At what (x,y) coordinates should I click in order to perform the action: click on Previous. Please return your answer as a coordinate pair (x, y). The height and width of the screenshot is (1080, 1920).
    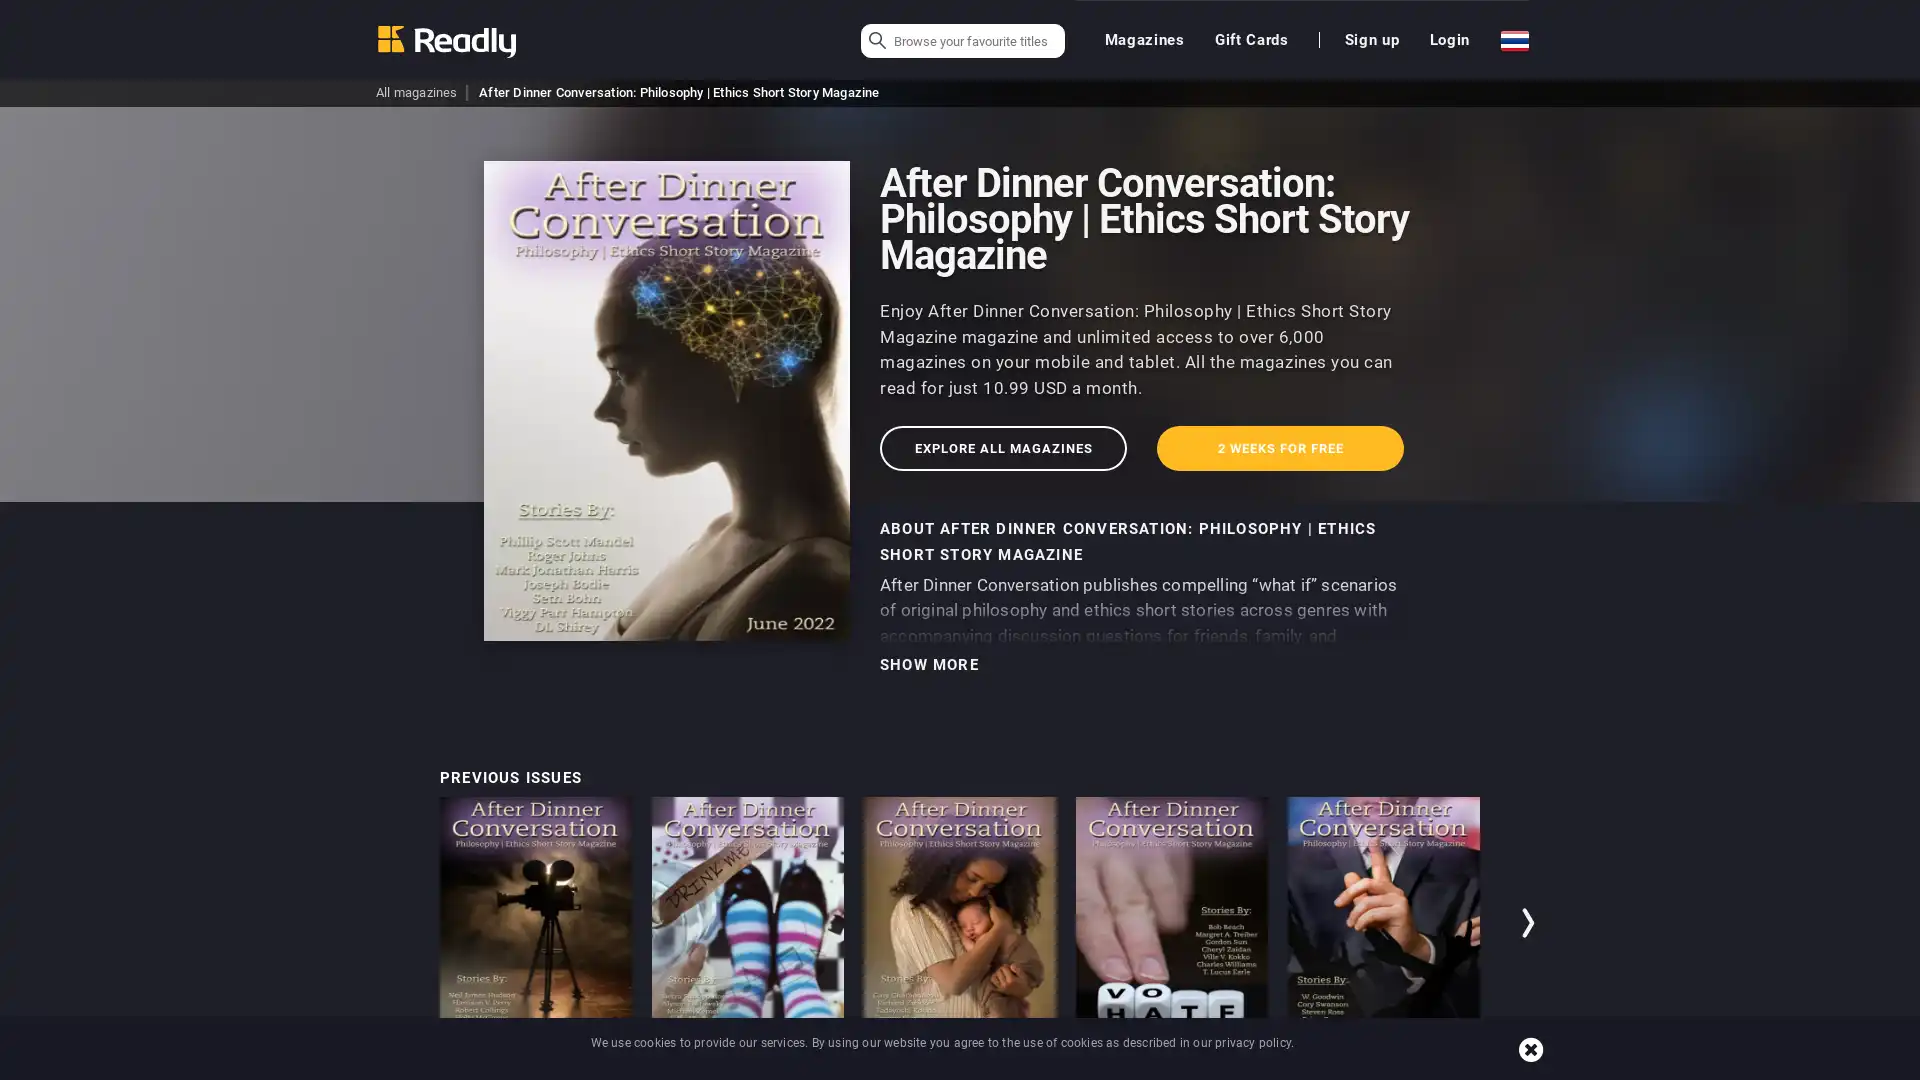
    Looking at the image, I should click on (389, 922).